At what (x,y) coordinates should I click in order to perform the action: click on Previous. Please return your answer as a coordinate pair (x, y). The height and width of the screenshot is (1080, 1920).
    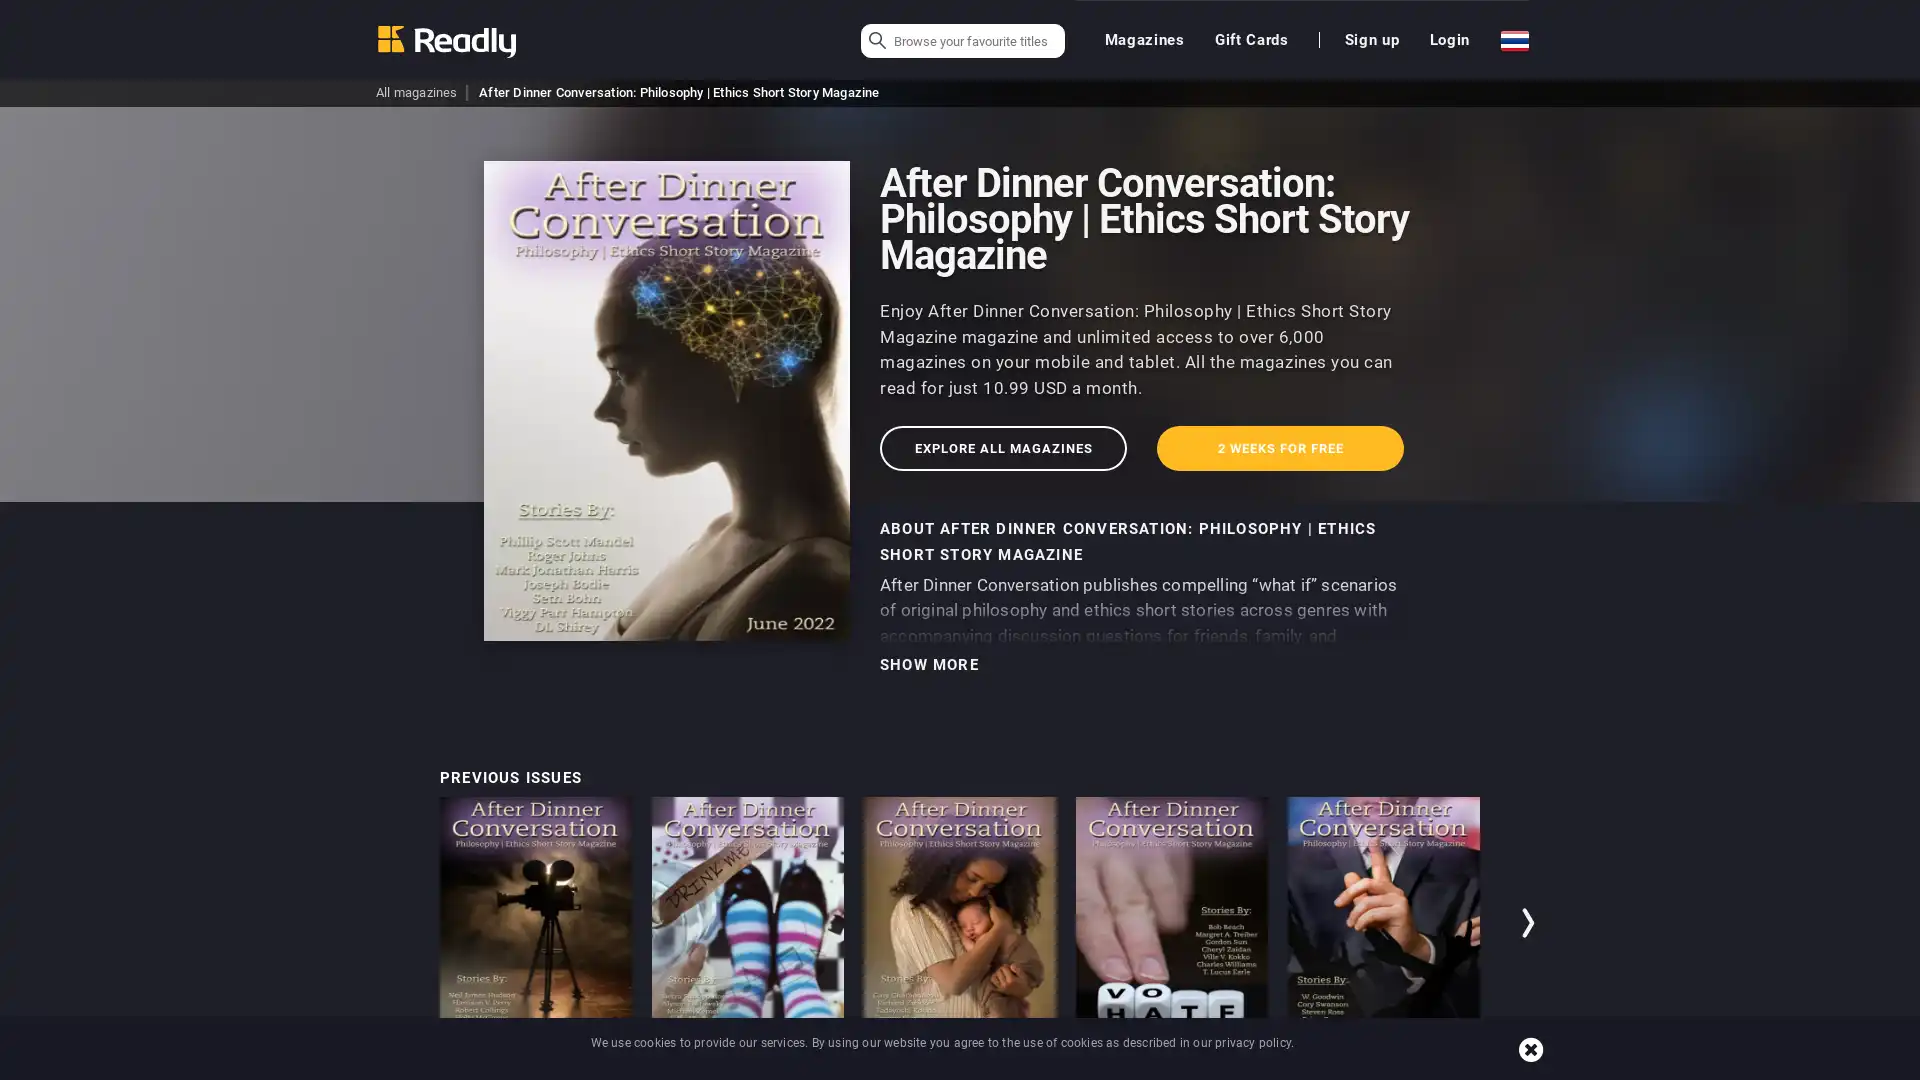
    Looking at the image, I should click on (389, 922).